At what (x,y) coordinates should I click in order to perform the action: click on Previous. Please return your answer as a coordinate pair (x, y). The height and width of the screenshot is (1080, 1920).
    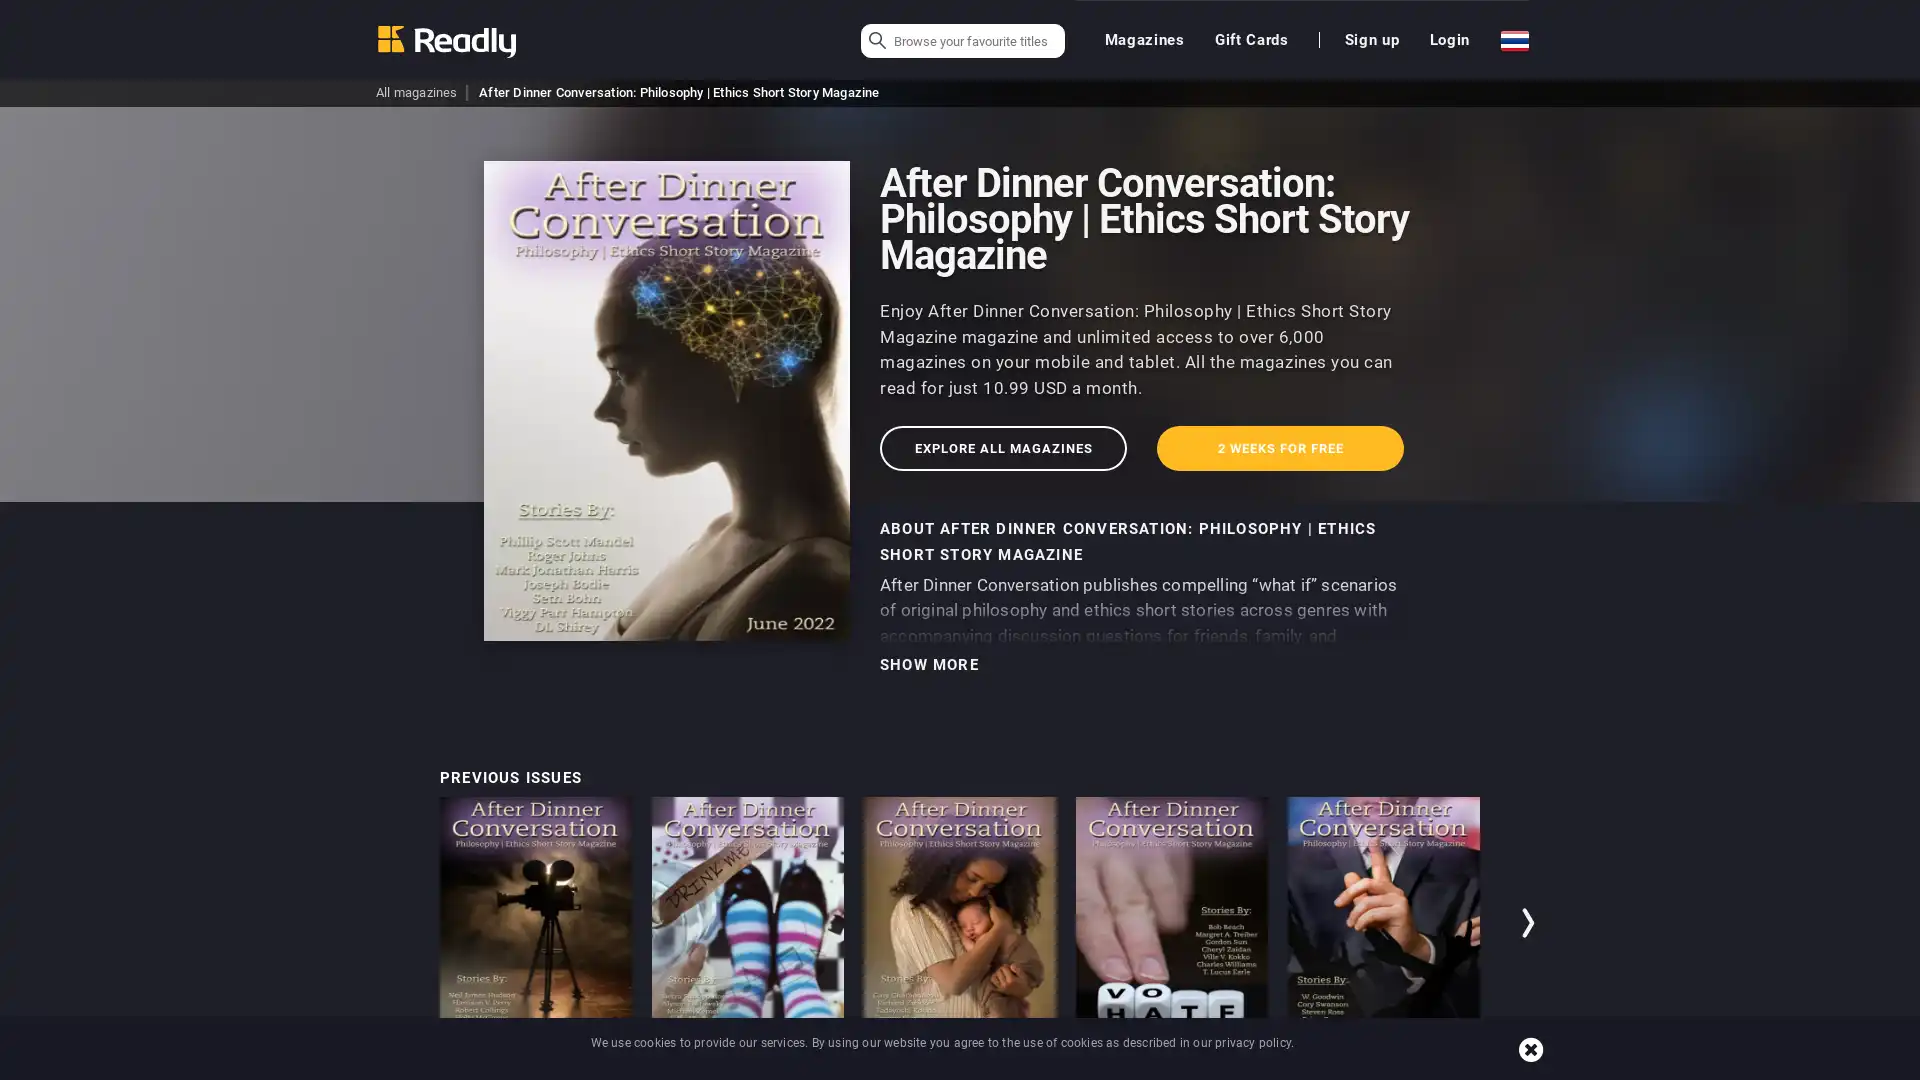
    Looking at the image, I should click on (389, 922).